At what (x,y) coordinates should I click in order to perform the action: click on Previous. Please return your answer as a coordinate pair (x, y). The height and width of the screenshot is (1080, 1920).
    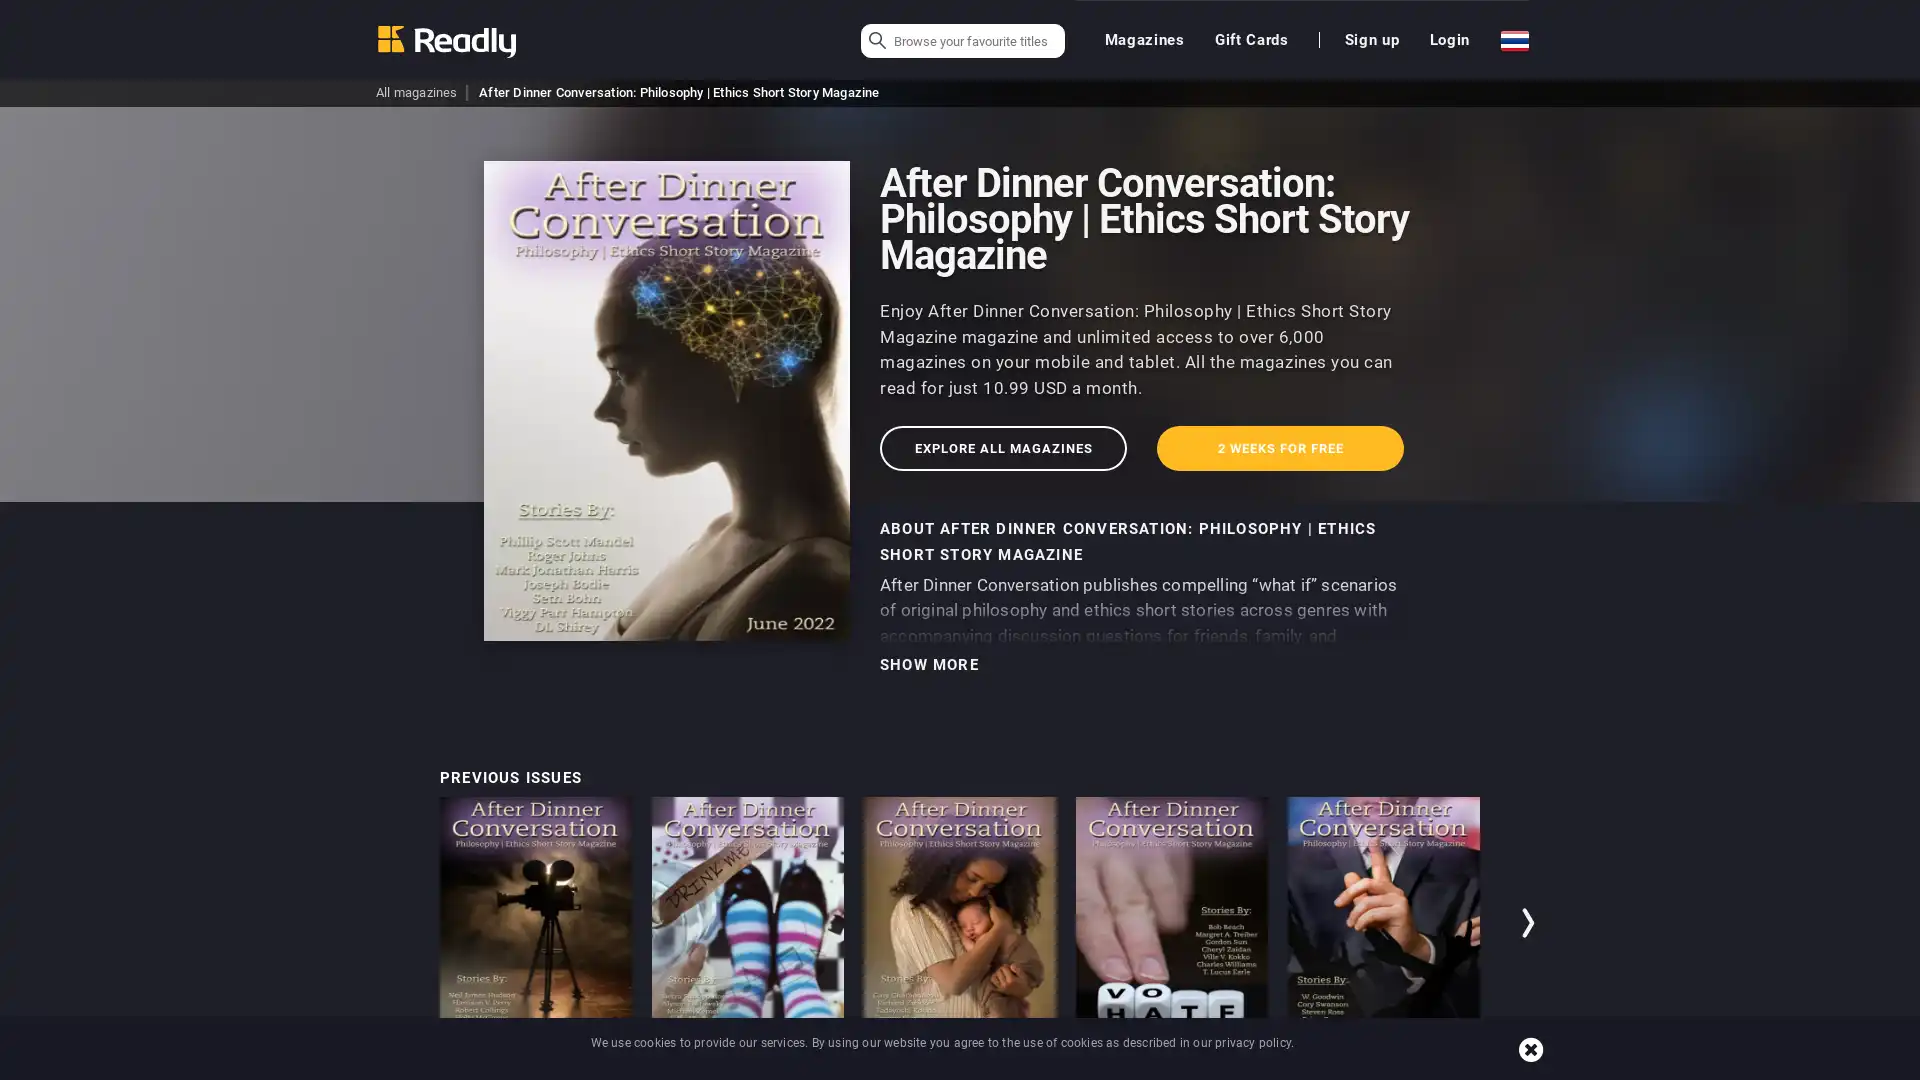
    Looking at the image, I should click on (389, 922).